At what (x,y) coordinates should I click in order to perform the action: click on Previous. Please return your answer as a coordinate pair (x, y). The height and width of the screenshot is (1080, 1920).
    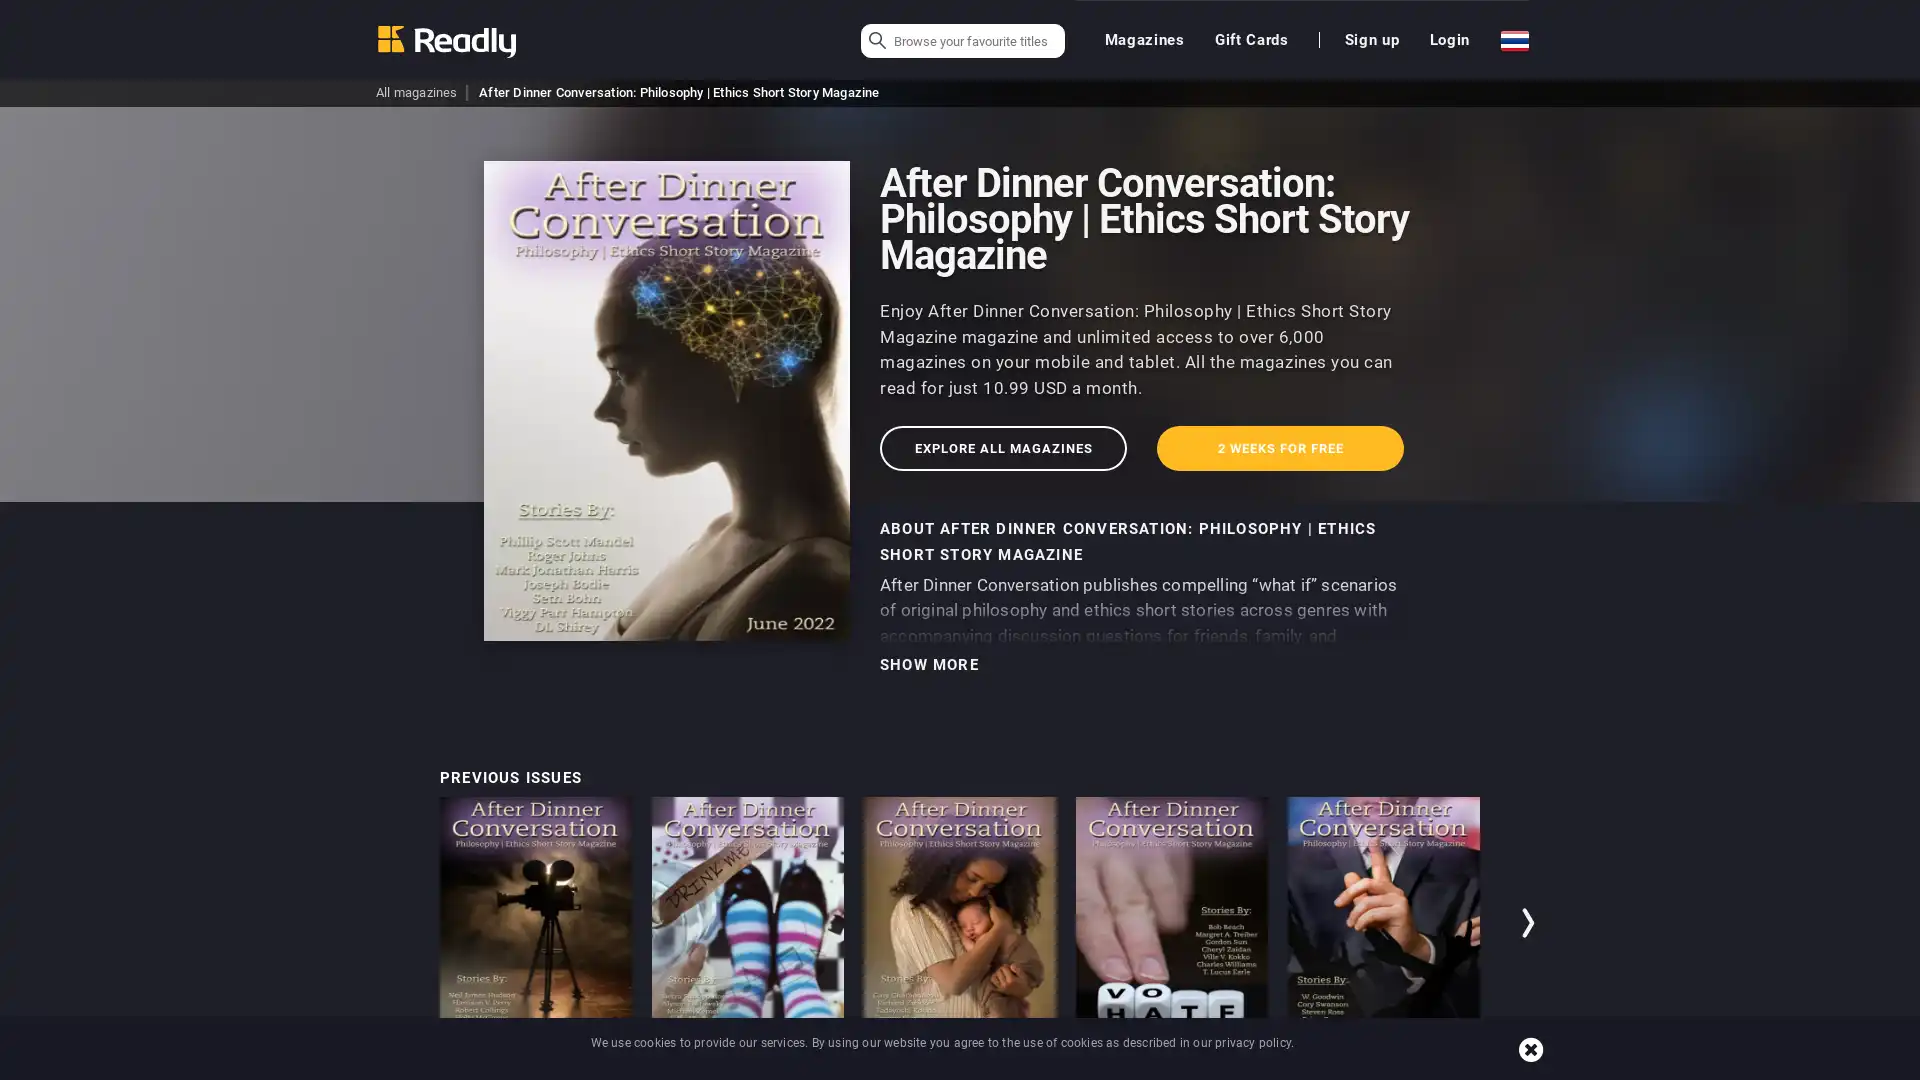
    Looking at the image, I should click on (389, 922).